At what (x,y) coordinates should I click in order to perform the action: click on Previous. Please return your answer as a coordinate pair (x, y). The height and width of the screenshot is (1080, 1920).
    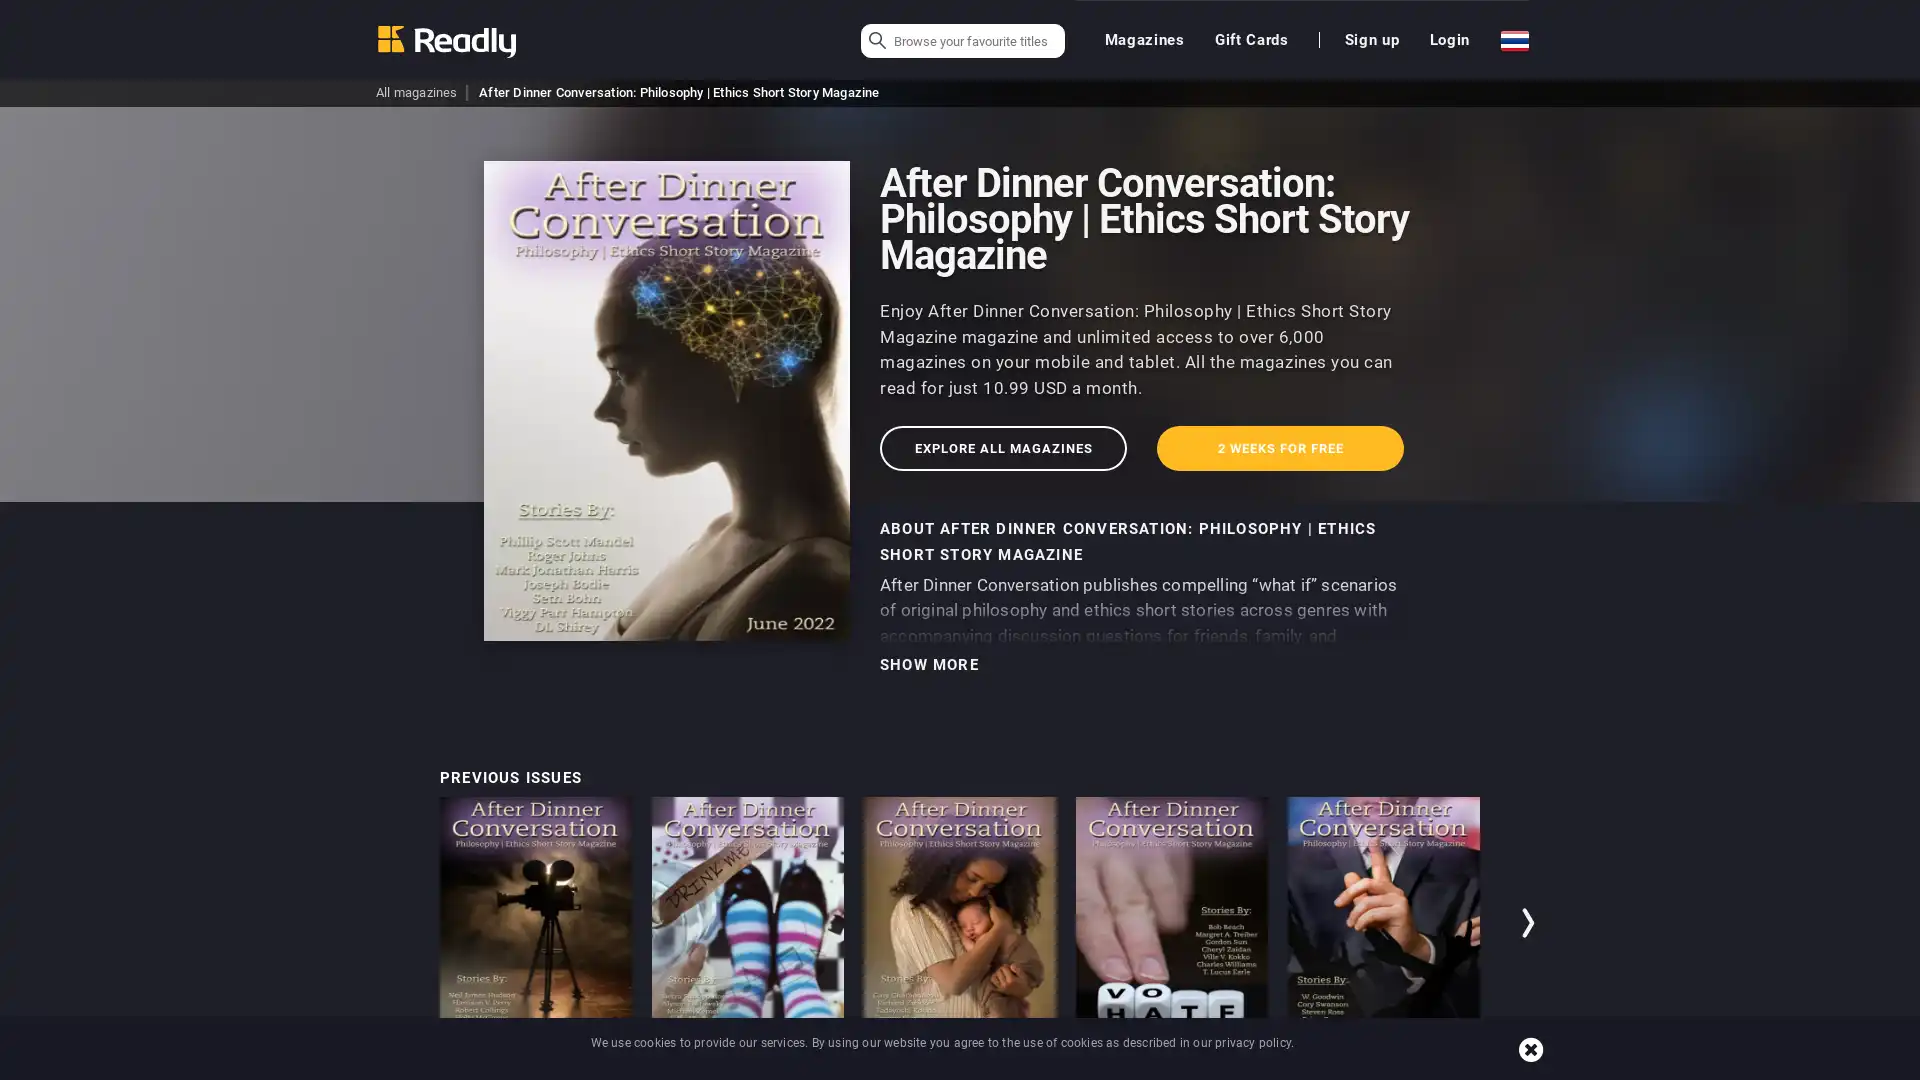
    Looking at the image, I should click on (389, 922).